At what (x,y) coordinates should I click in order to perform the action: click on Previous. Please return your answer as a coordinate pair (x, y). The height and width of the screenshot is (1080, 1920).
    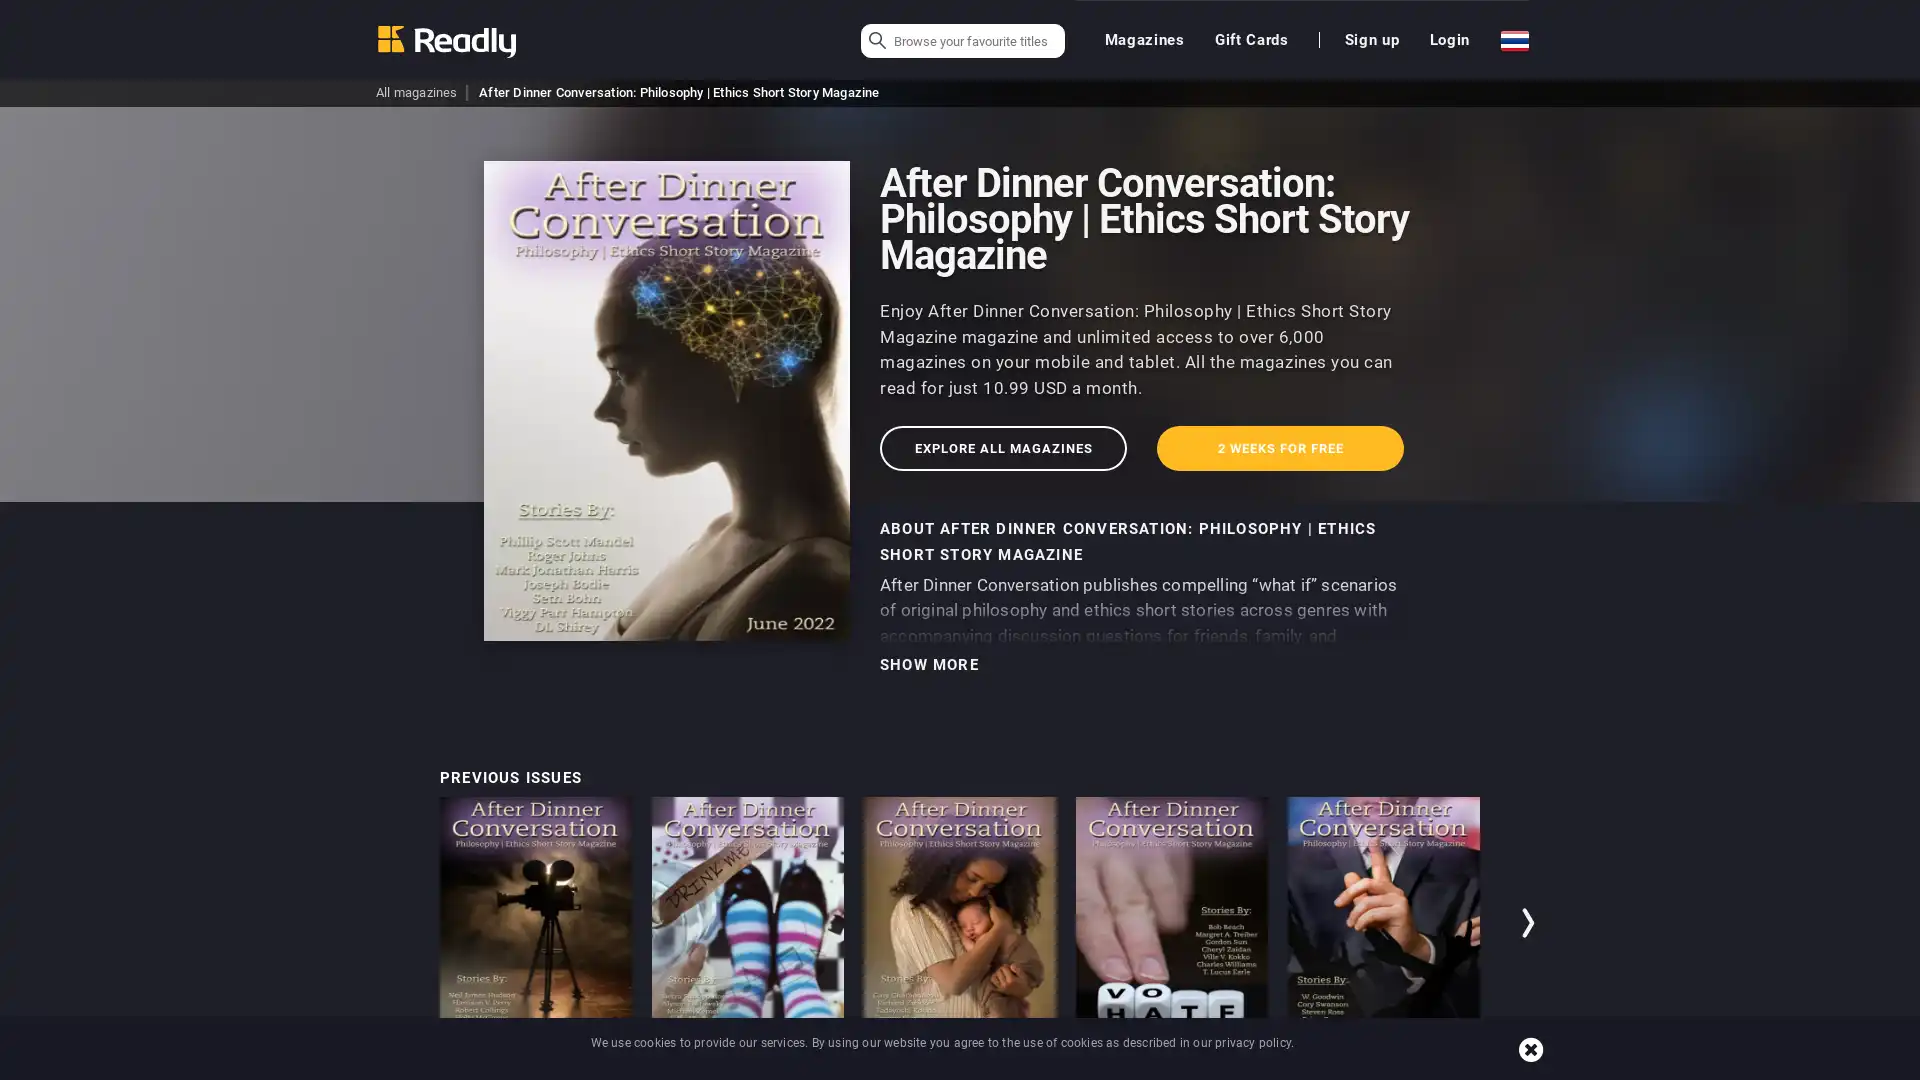
    Looking at the image, I should click on (389, 922).